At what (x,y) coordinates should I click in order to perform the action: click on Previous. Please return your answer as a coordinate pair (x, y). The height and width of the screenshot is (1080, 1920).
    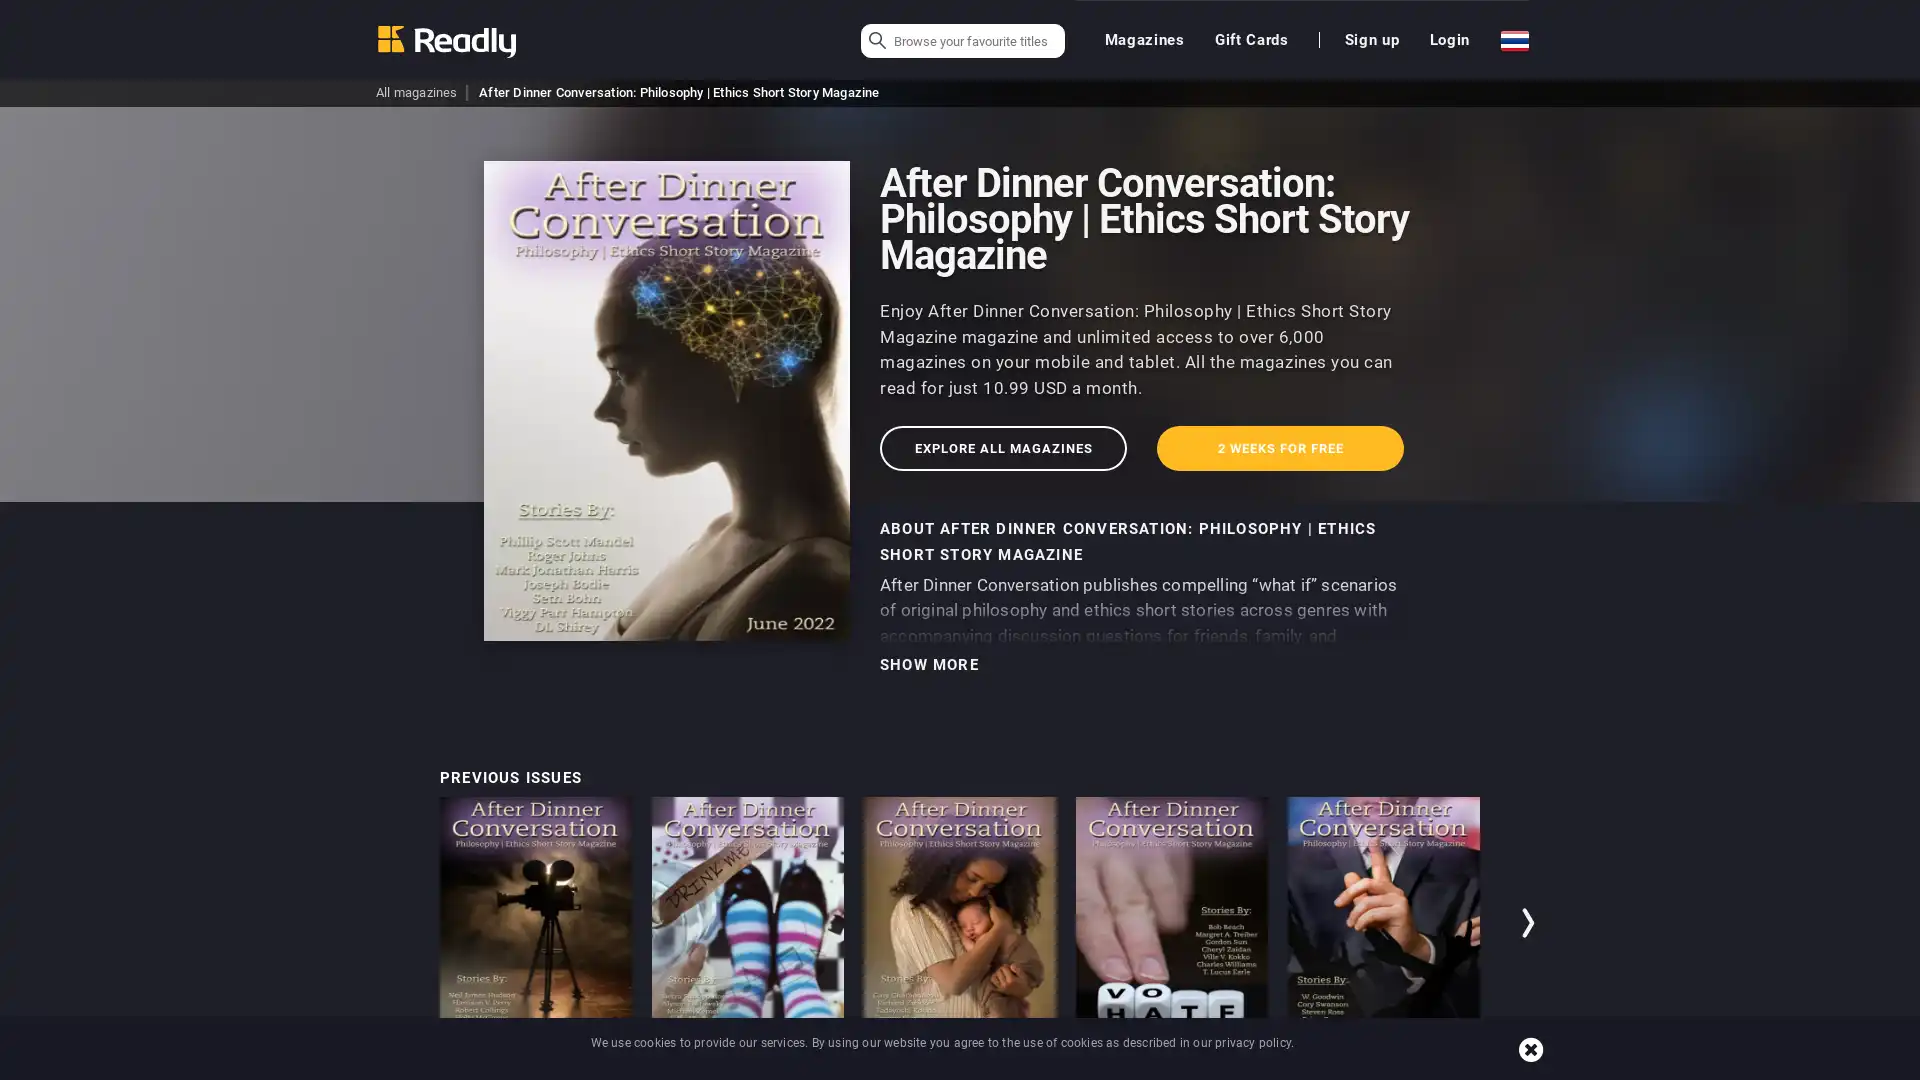
    Looking at the image, I should click on (389, 922).